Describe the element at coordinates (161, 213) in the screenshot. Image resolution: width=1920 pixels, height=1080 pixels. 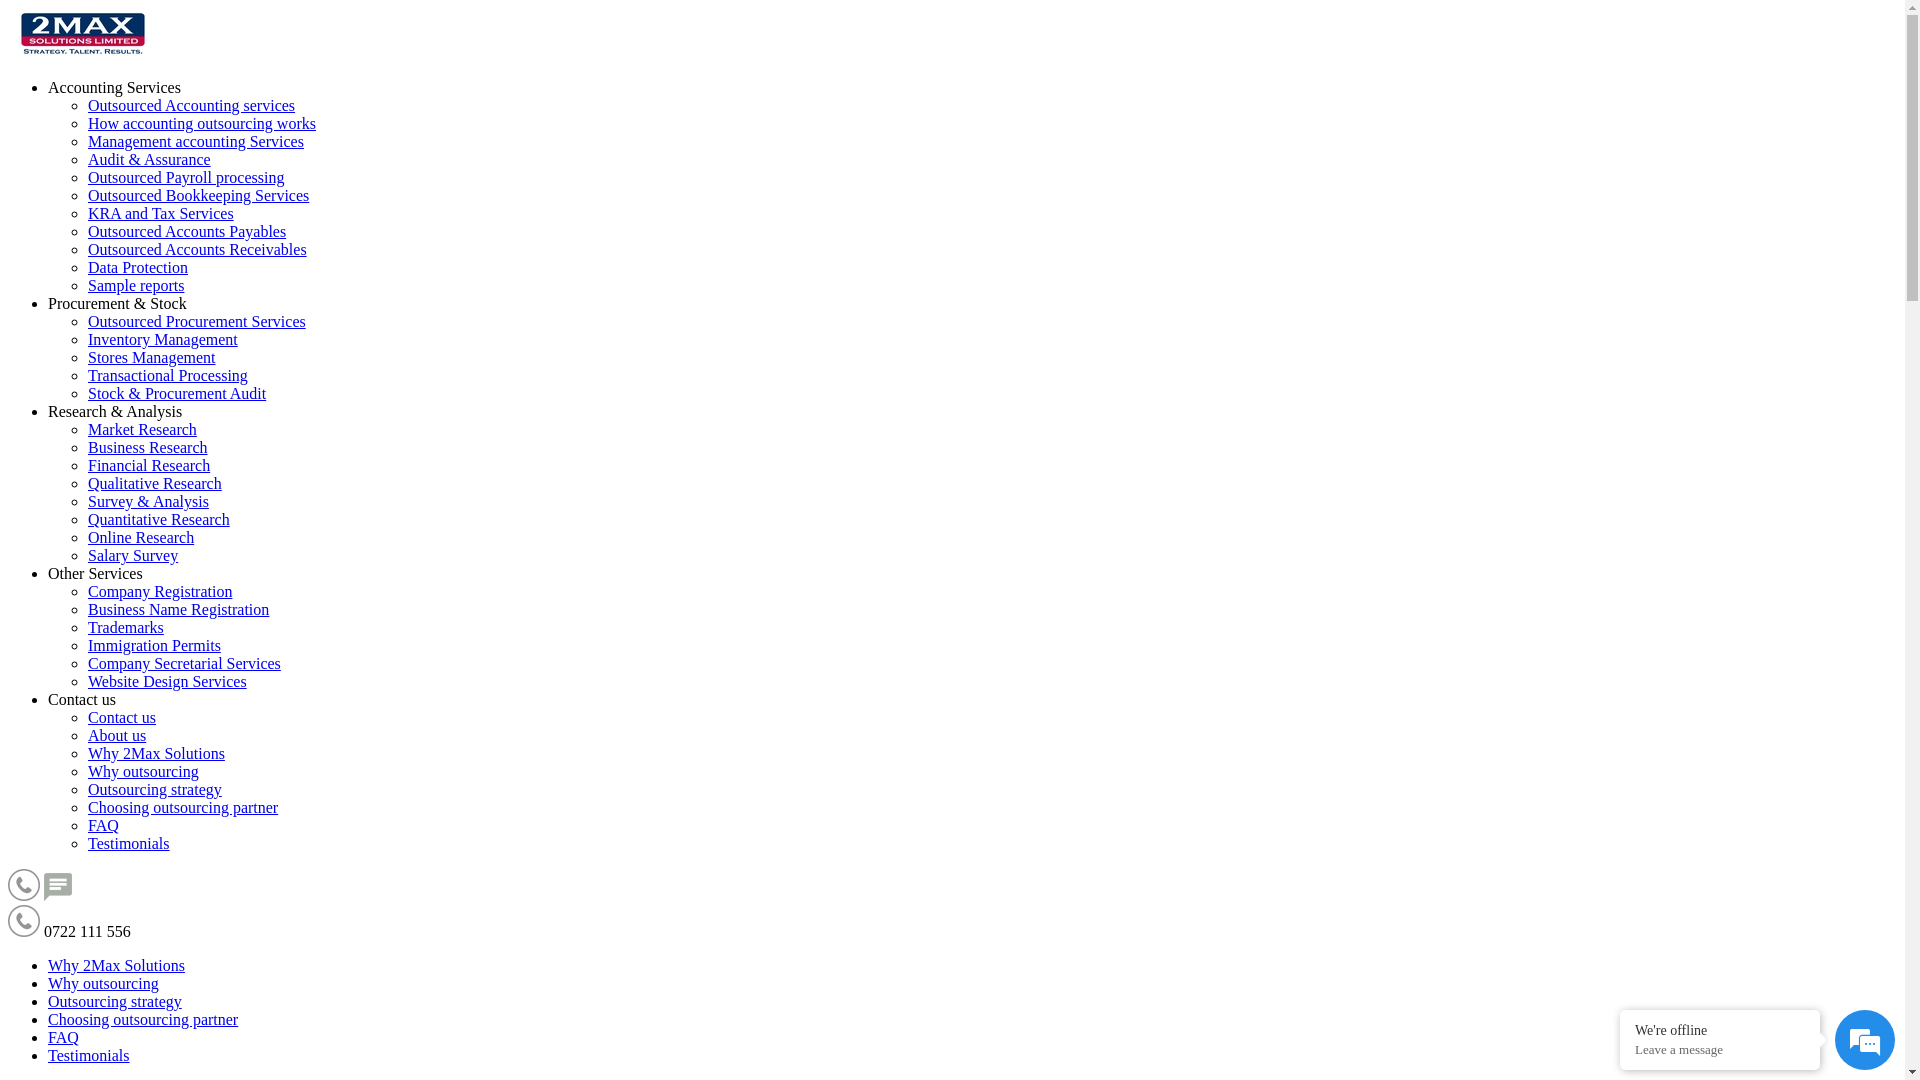
I see `'KRA and Tax Services'` at that location.